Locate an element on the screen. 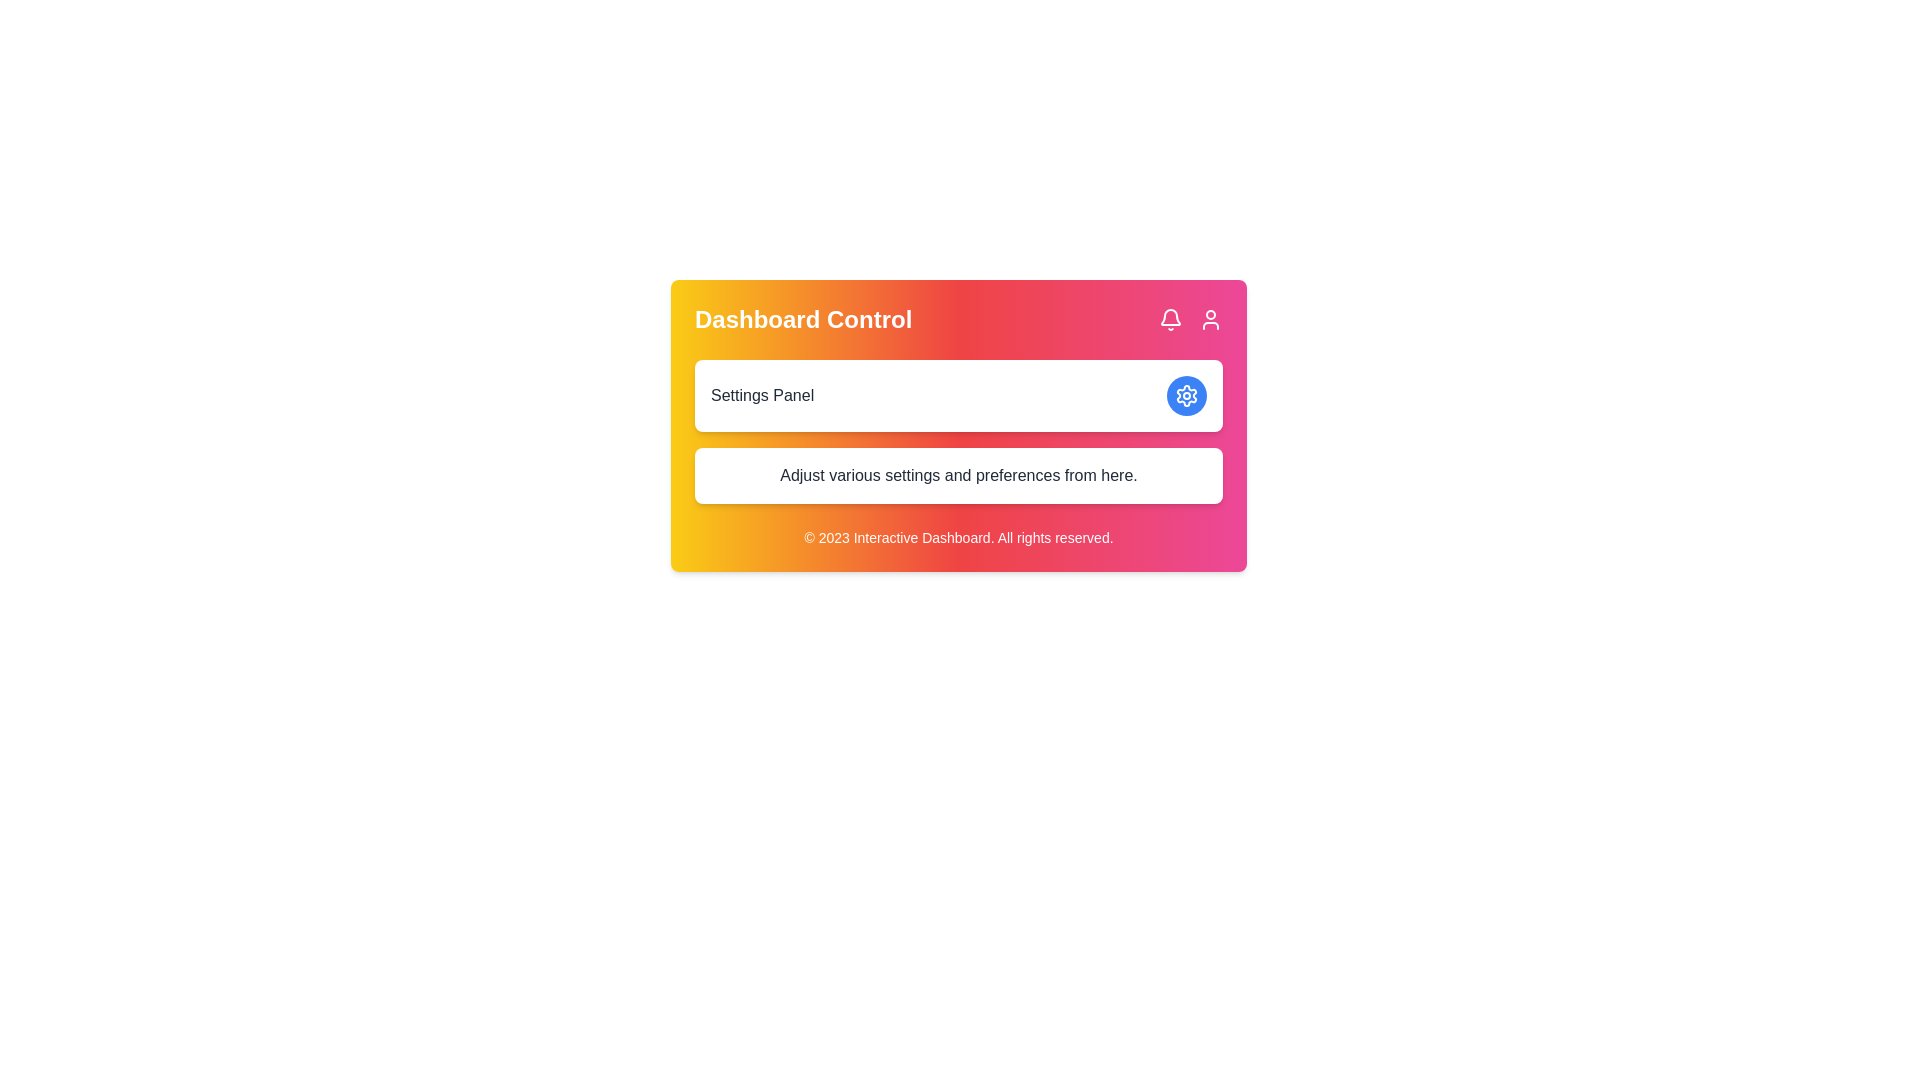 This screenshot has height=1080, width=1920. text in the 'Settings Panel' element, which includes a gear icon and descriptive text about adjusting various settings and preferences is located at coordinates (958, 431).